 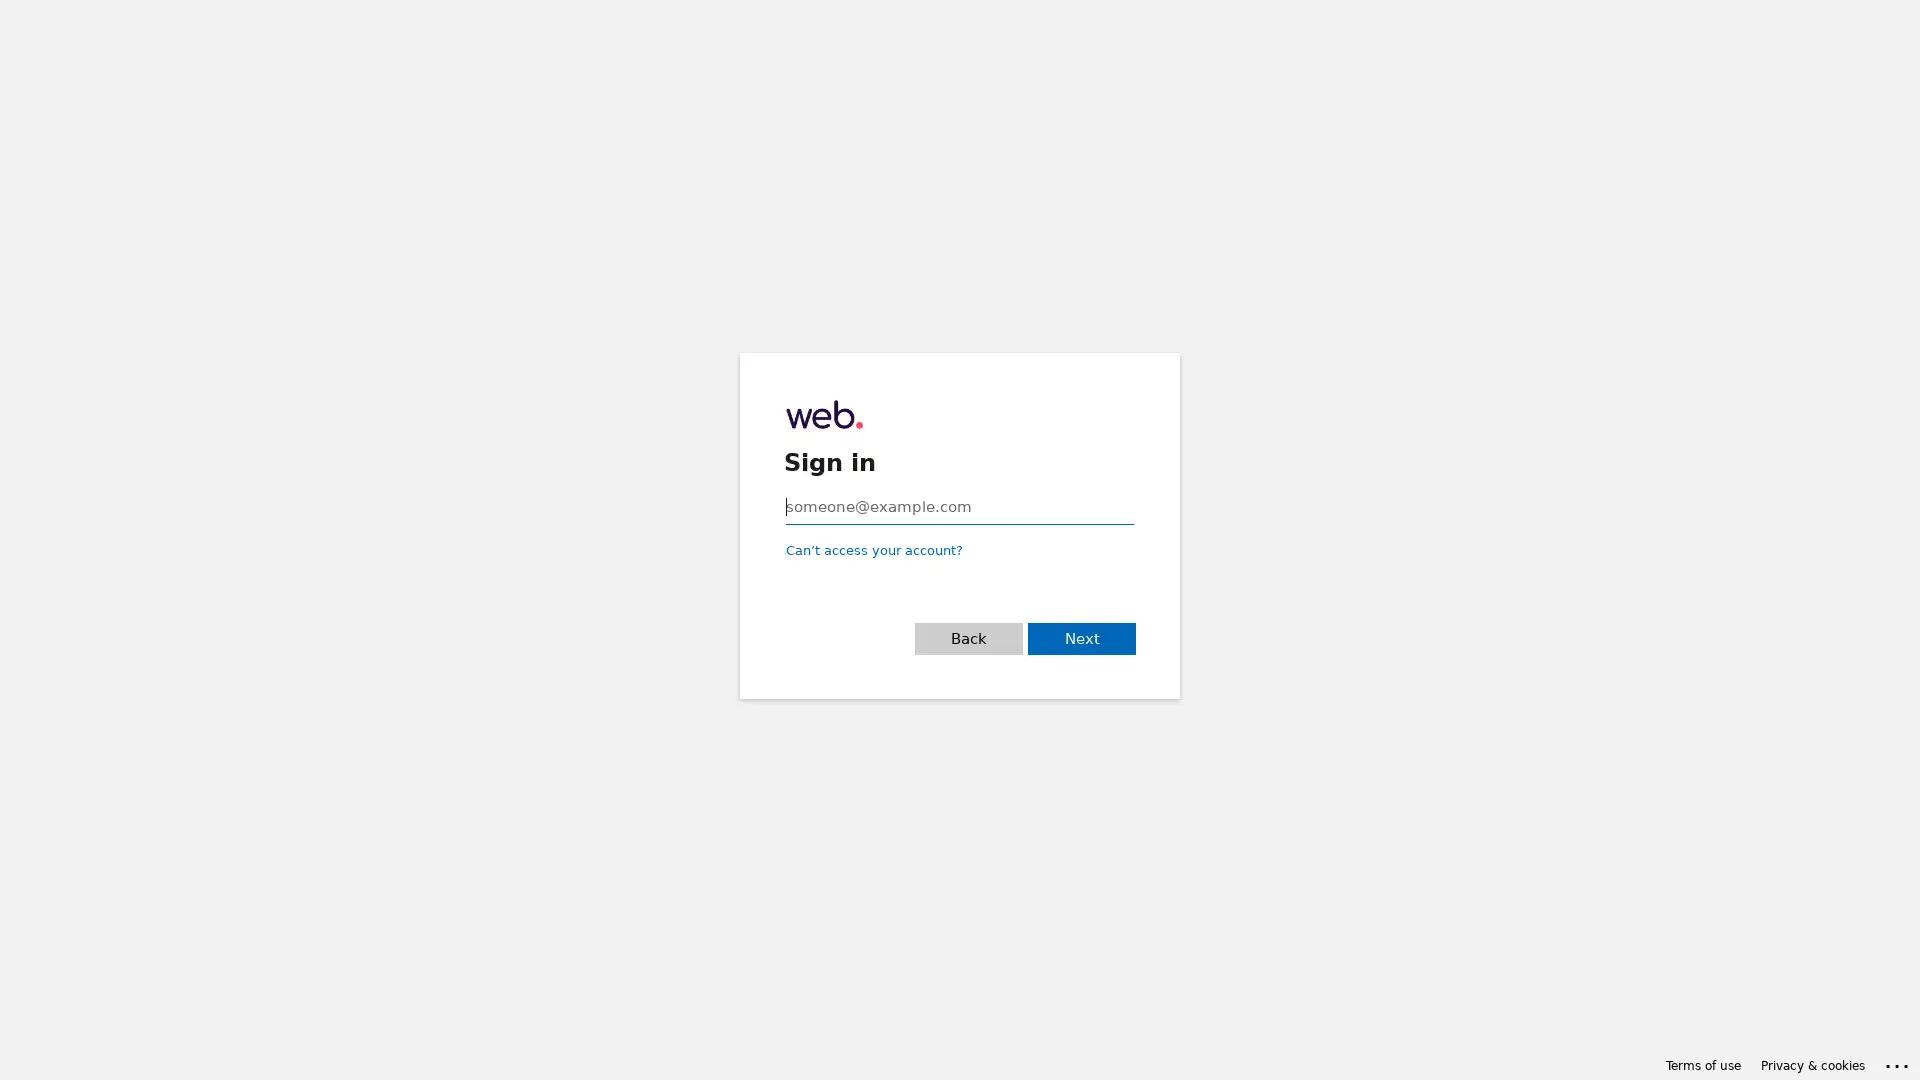 I want to click on Click here for troubleshooting information, so click(x=1897, y=1062).